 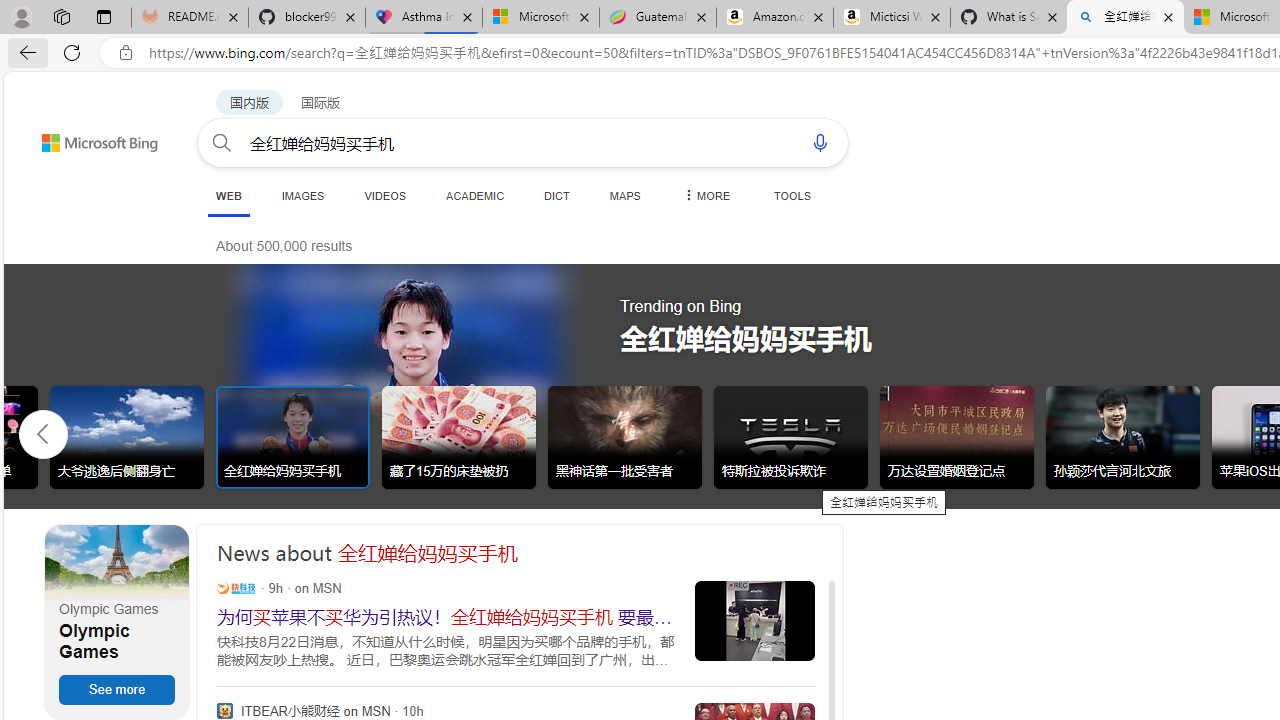 What do you see at coordinates (385, 195) in the screenshot?
I see `'VIDEOS'` at bounding box center [385, 195].